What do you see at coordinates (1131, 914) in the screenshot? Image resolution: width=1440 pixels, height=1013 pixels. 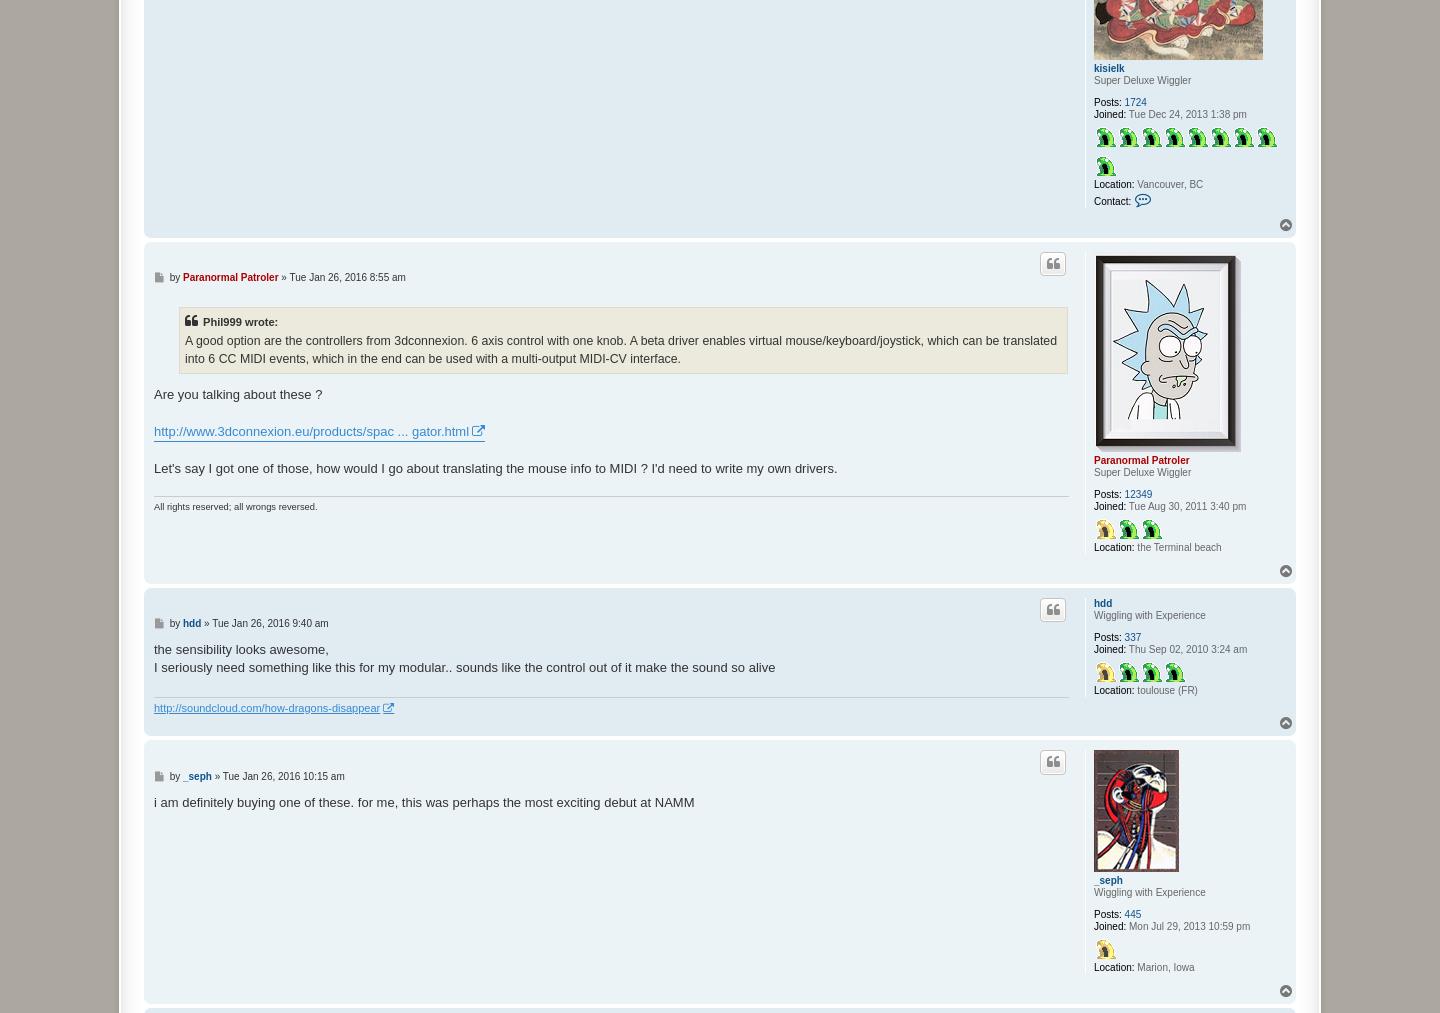 I see `'445'` at bounding box center [1131, 914].